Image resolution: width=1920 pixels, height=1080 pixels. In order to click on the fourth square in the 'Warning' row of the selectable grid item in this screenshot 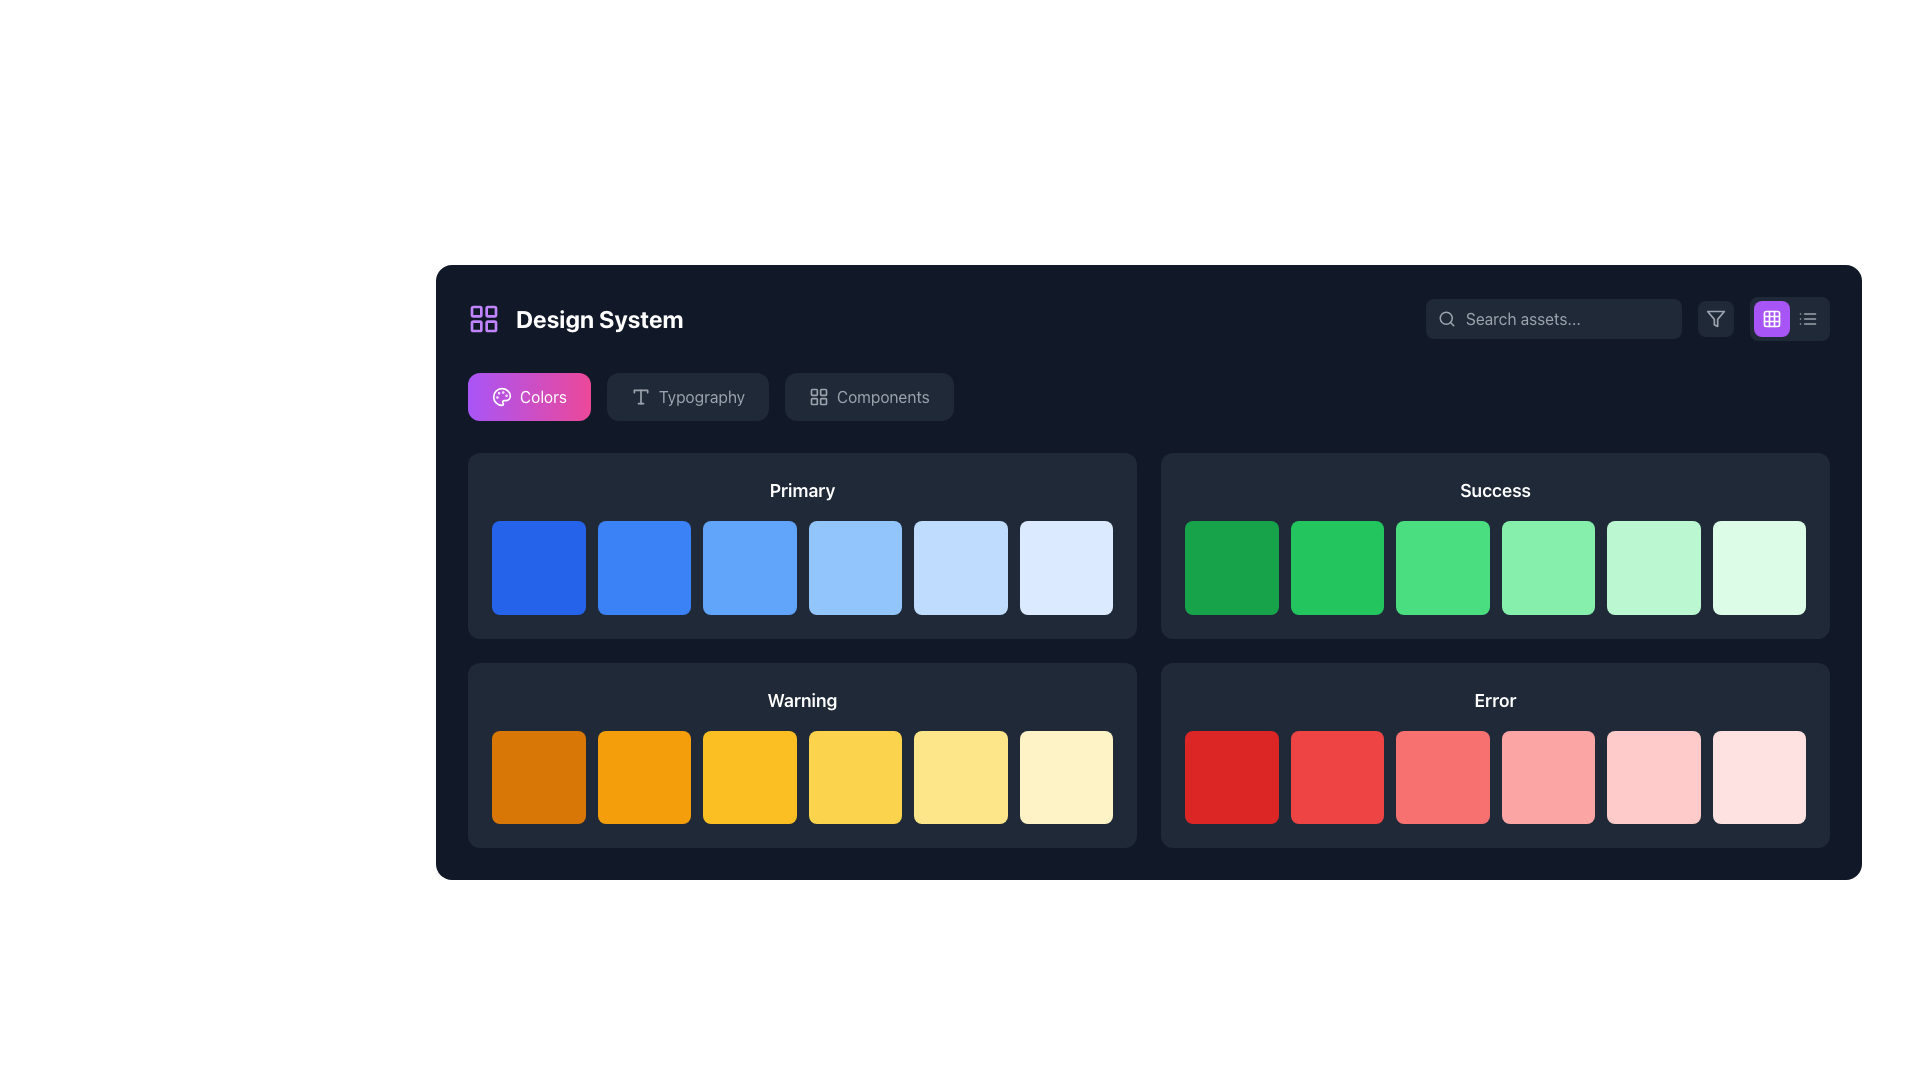, I will do `click(855, 776)`.